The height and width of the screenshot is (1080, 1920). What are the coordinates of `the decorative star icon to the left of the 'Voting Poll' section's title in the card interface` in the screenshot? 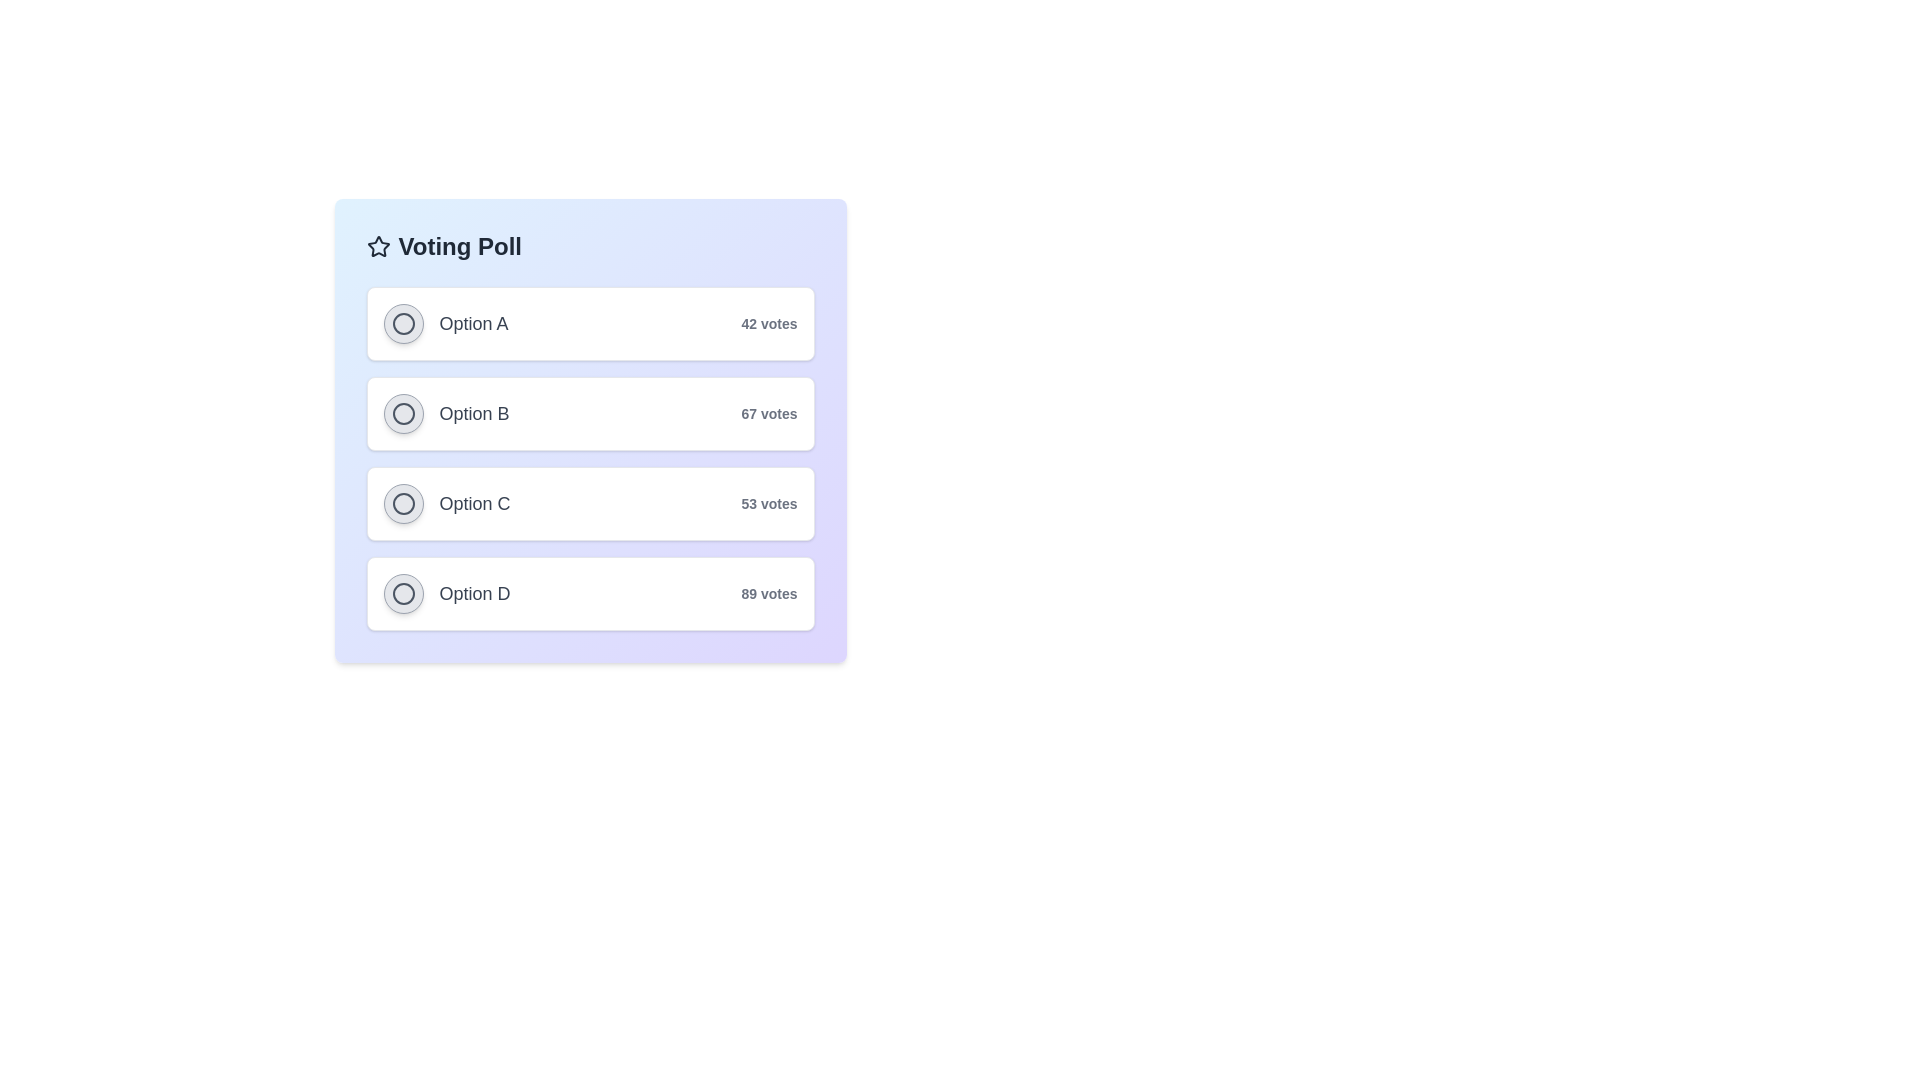 It's located at (378, 245).